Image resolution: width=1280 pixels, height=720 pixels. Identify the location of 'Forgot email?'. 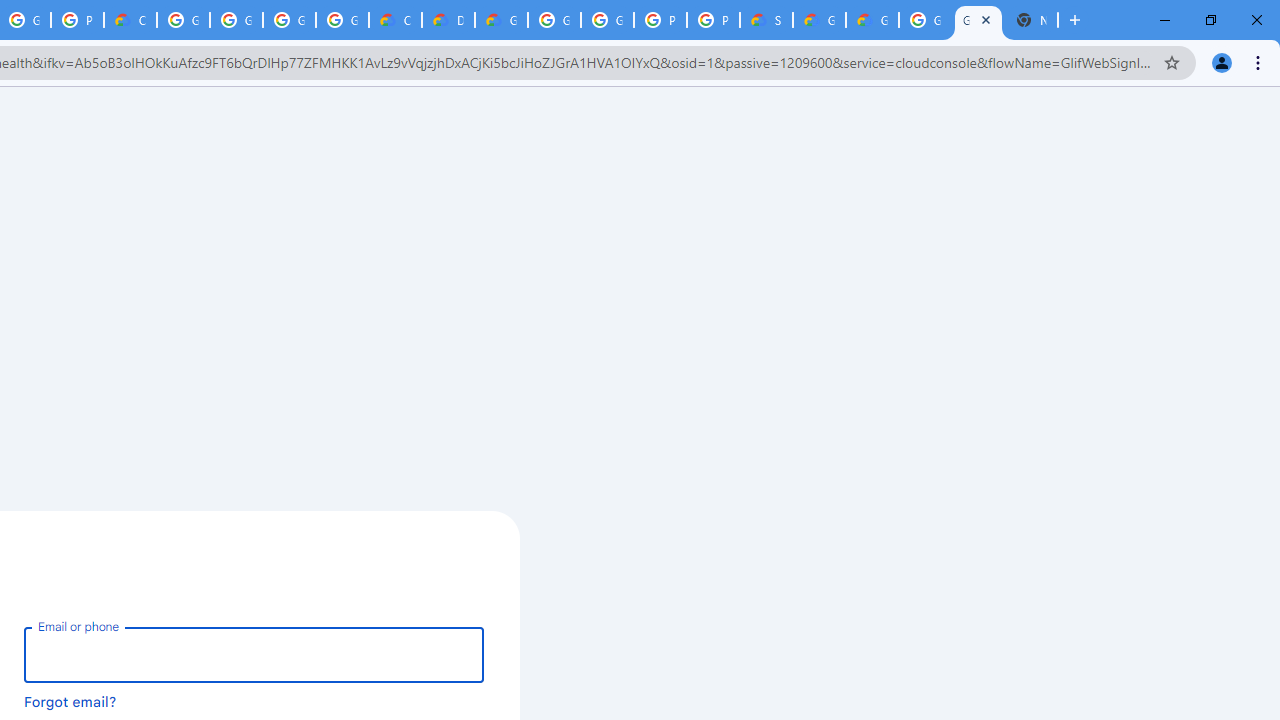
(70, 700).